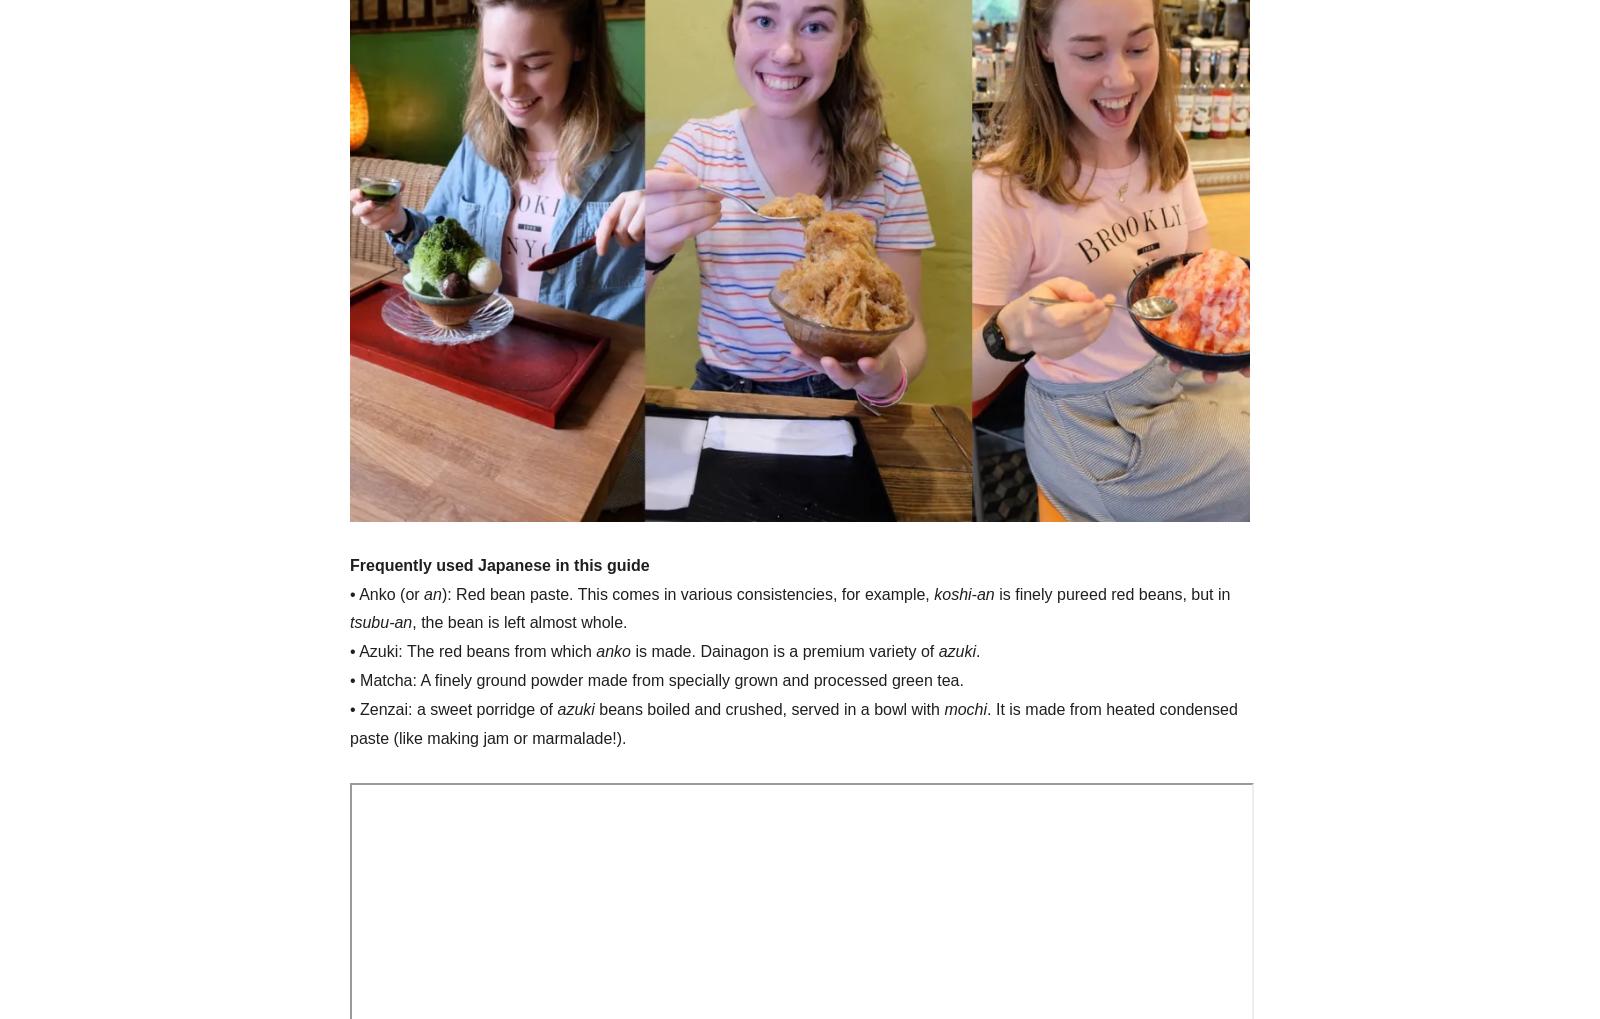 The image size is (1600, 1019). Describe the element at coordinates (498, 563) in the screenshot. I see `'Frequently used Japanese in this guide'` at that location.